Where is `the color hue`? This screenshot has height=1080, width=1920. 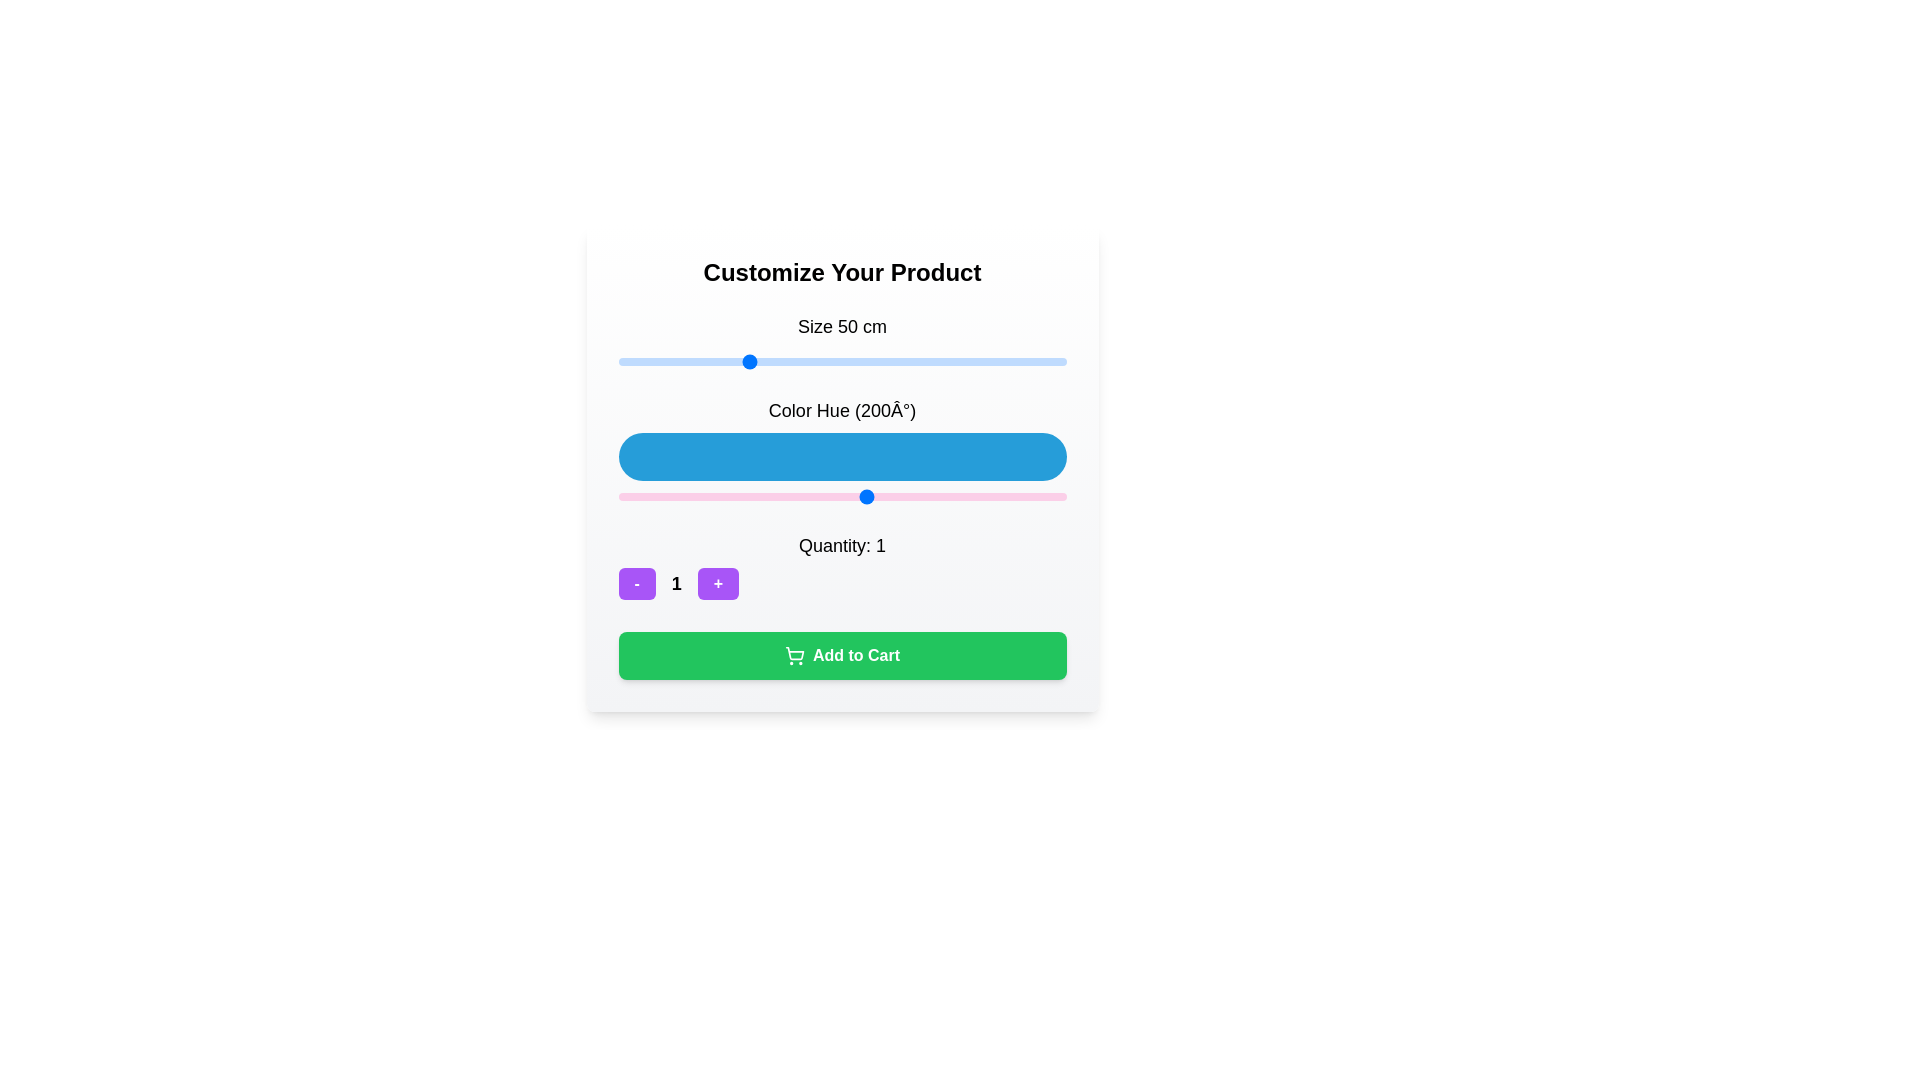 the color hue is located at coordinates (758, 496).